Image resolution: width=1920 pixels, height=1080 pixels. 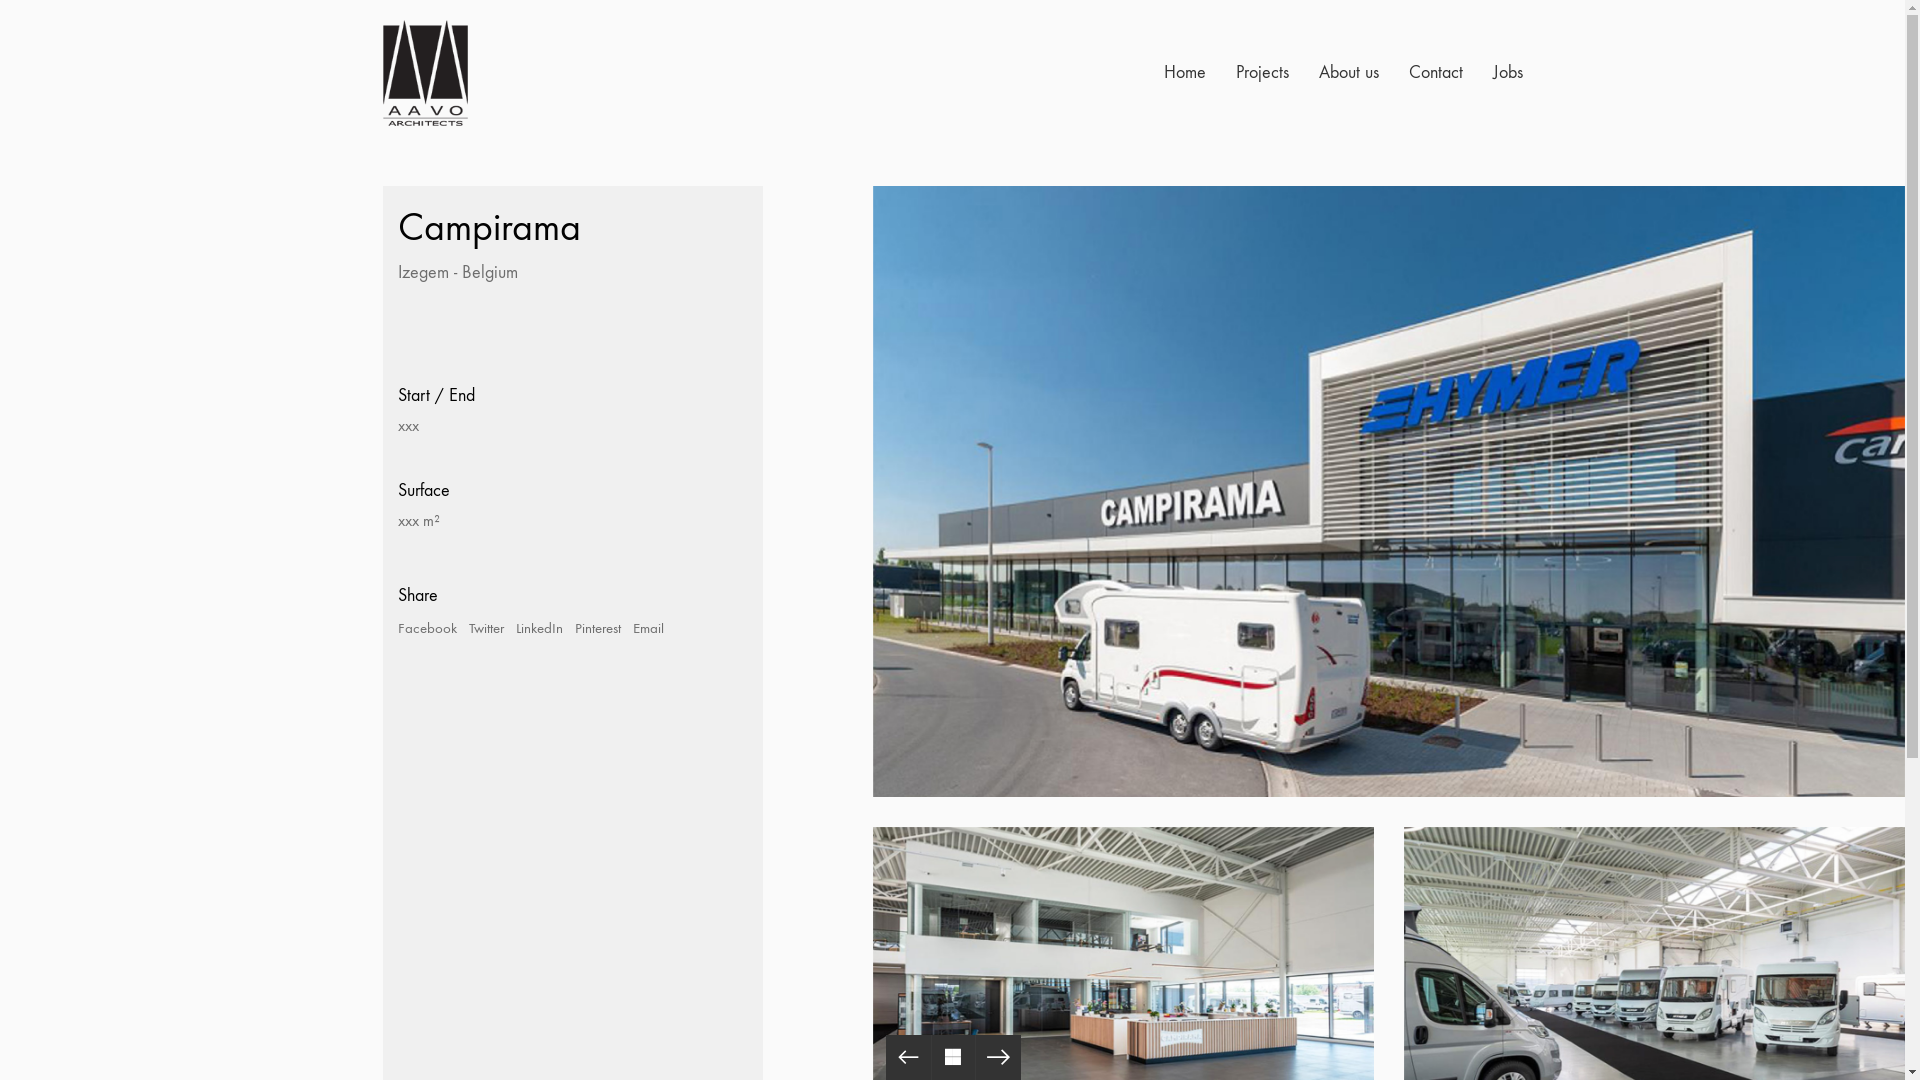 I want to click on 'Pinterest', so click(x=595, y=627).